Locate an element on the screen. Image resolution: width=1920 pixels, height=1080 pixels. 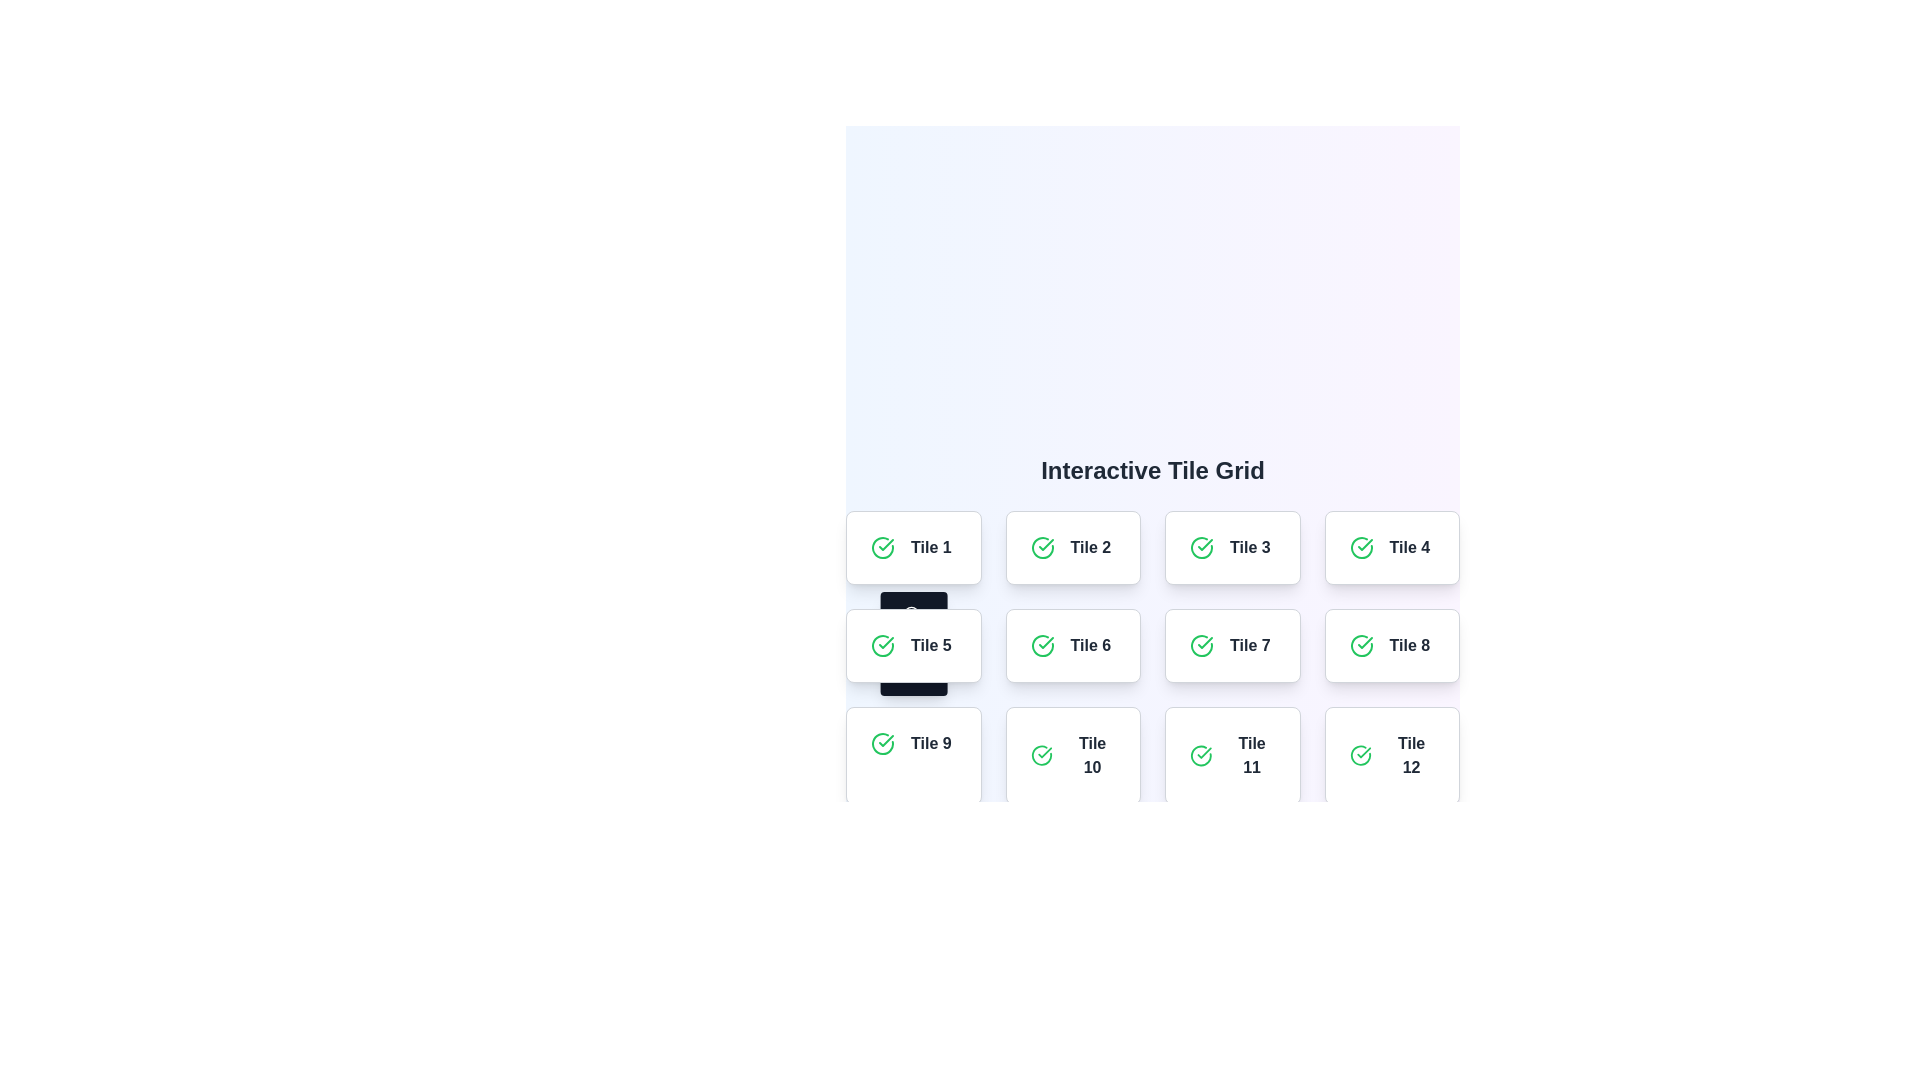
the selectable card representing 'Tile 3' in the grid layout is located at coordinates (1231, 547).